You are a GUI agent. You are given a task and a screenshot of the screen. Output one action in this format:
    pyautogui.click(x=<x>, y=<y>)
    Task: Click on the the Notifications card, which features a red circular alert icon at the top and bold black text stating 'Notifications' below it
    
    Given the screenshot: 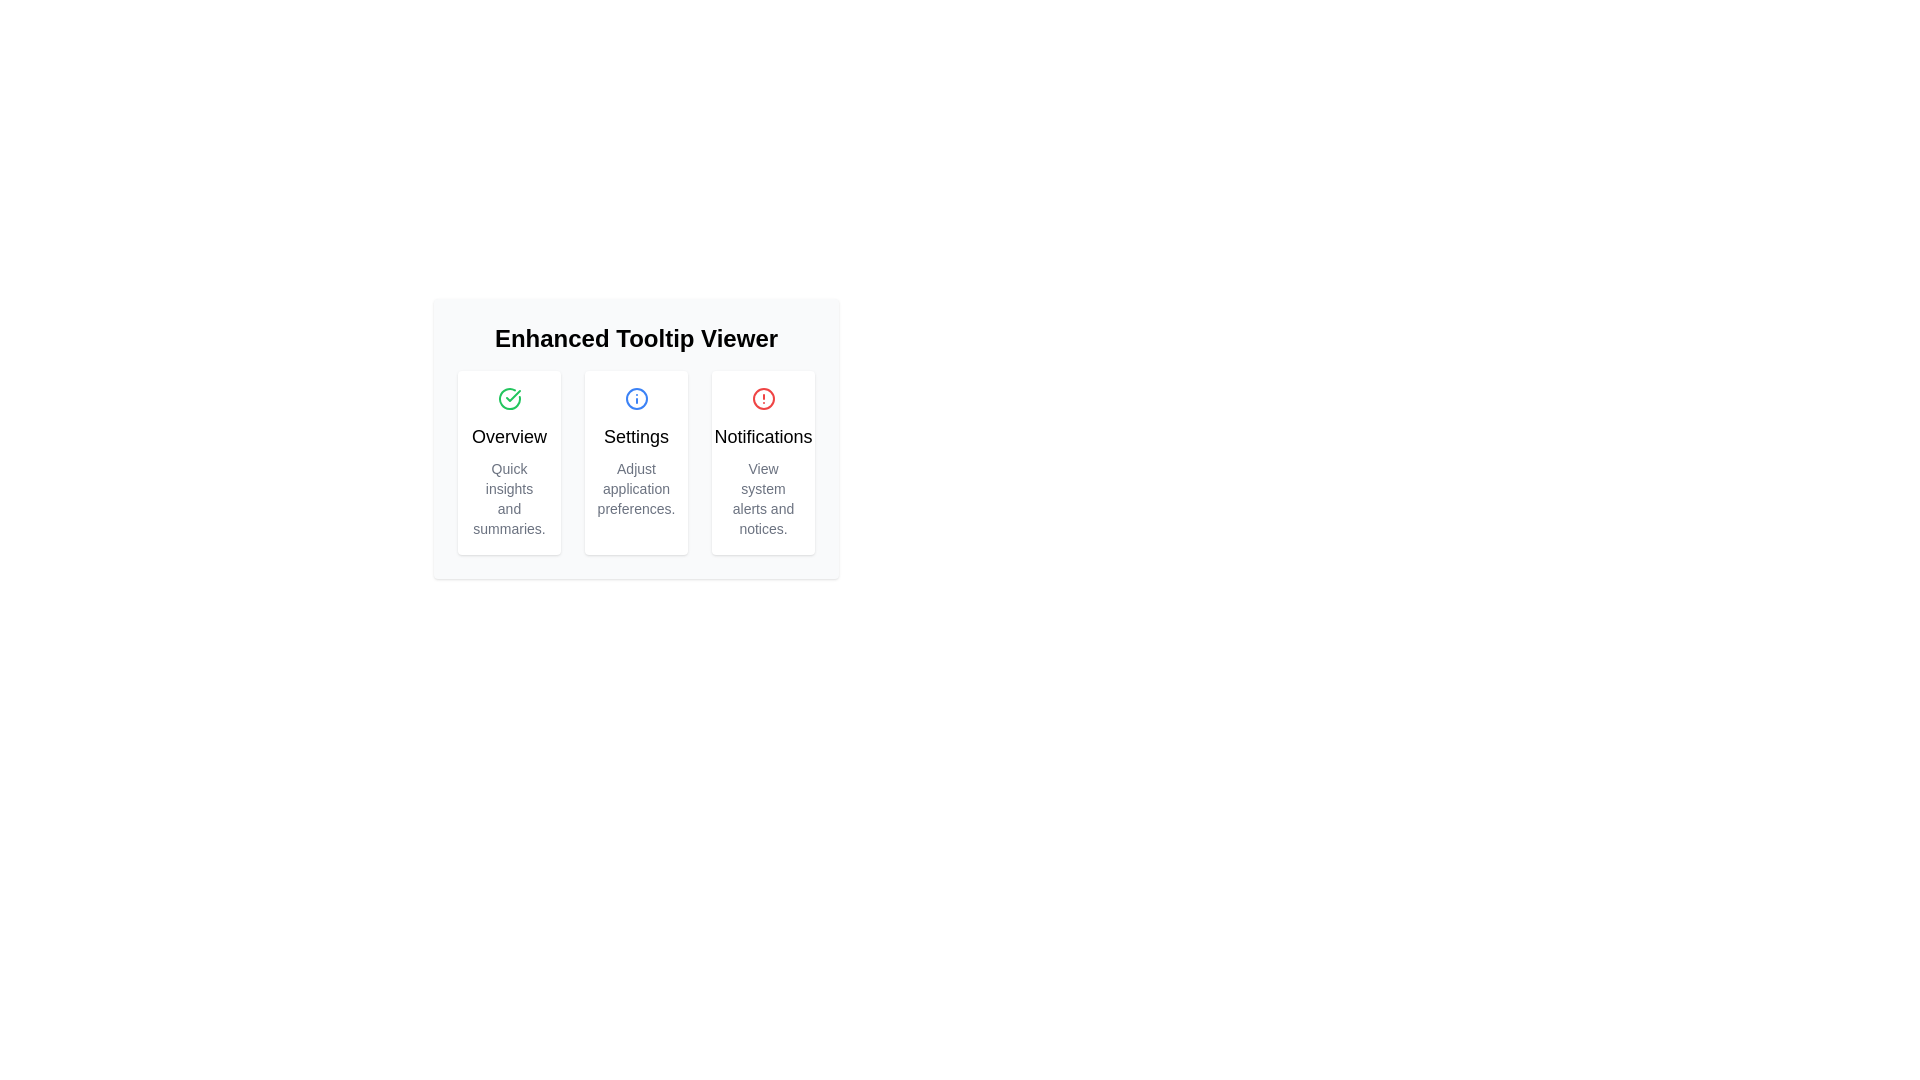 What is the action you would take?
    pyautogui.click(x=762, y=462)
    